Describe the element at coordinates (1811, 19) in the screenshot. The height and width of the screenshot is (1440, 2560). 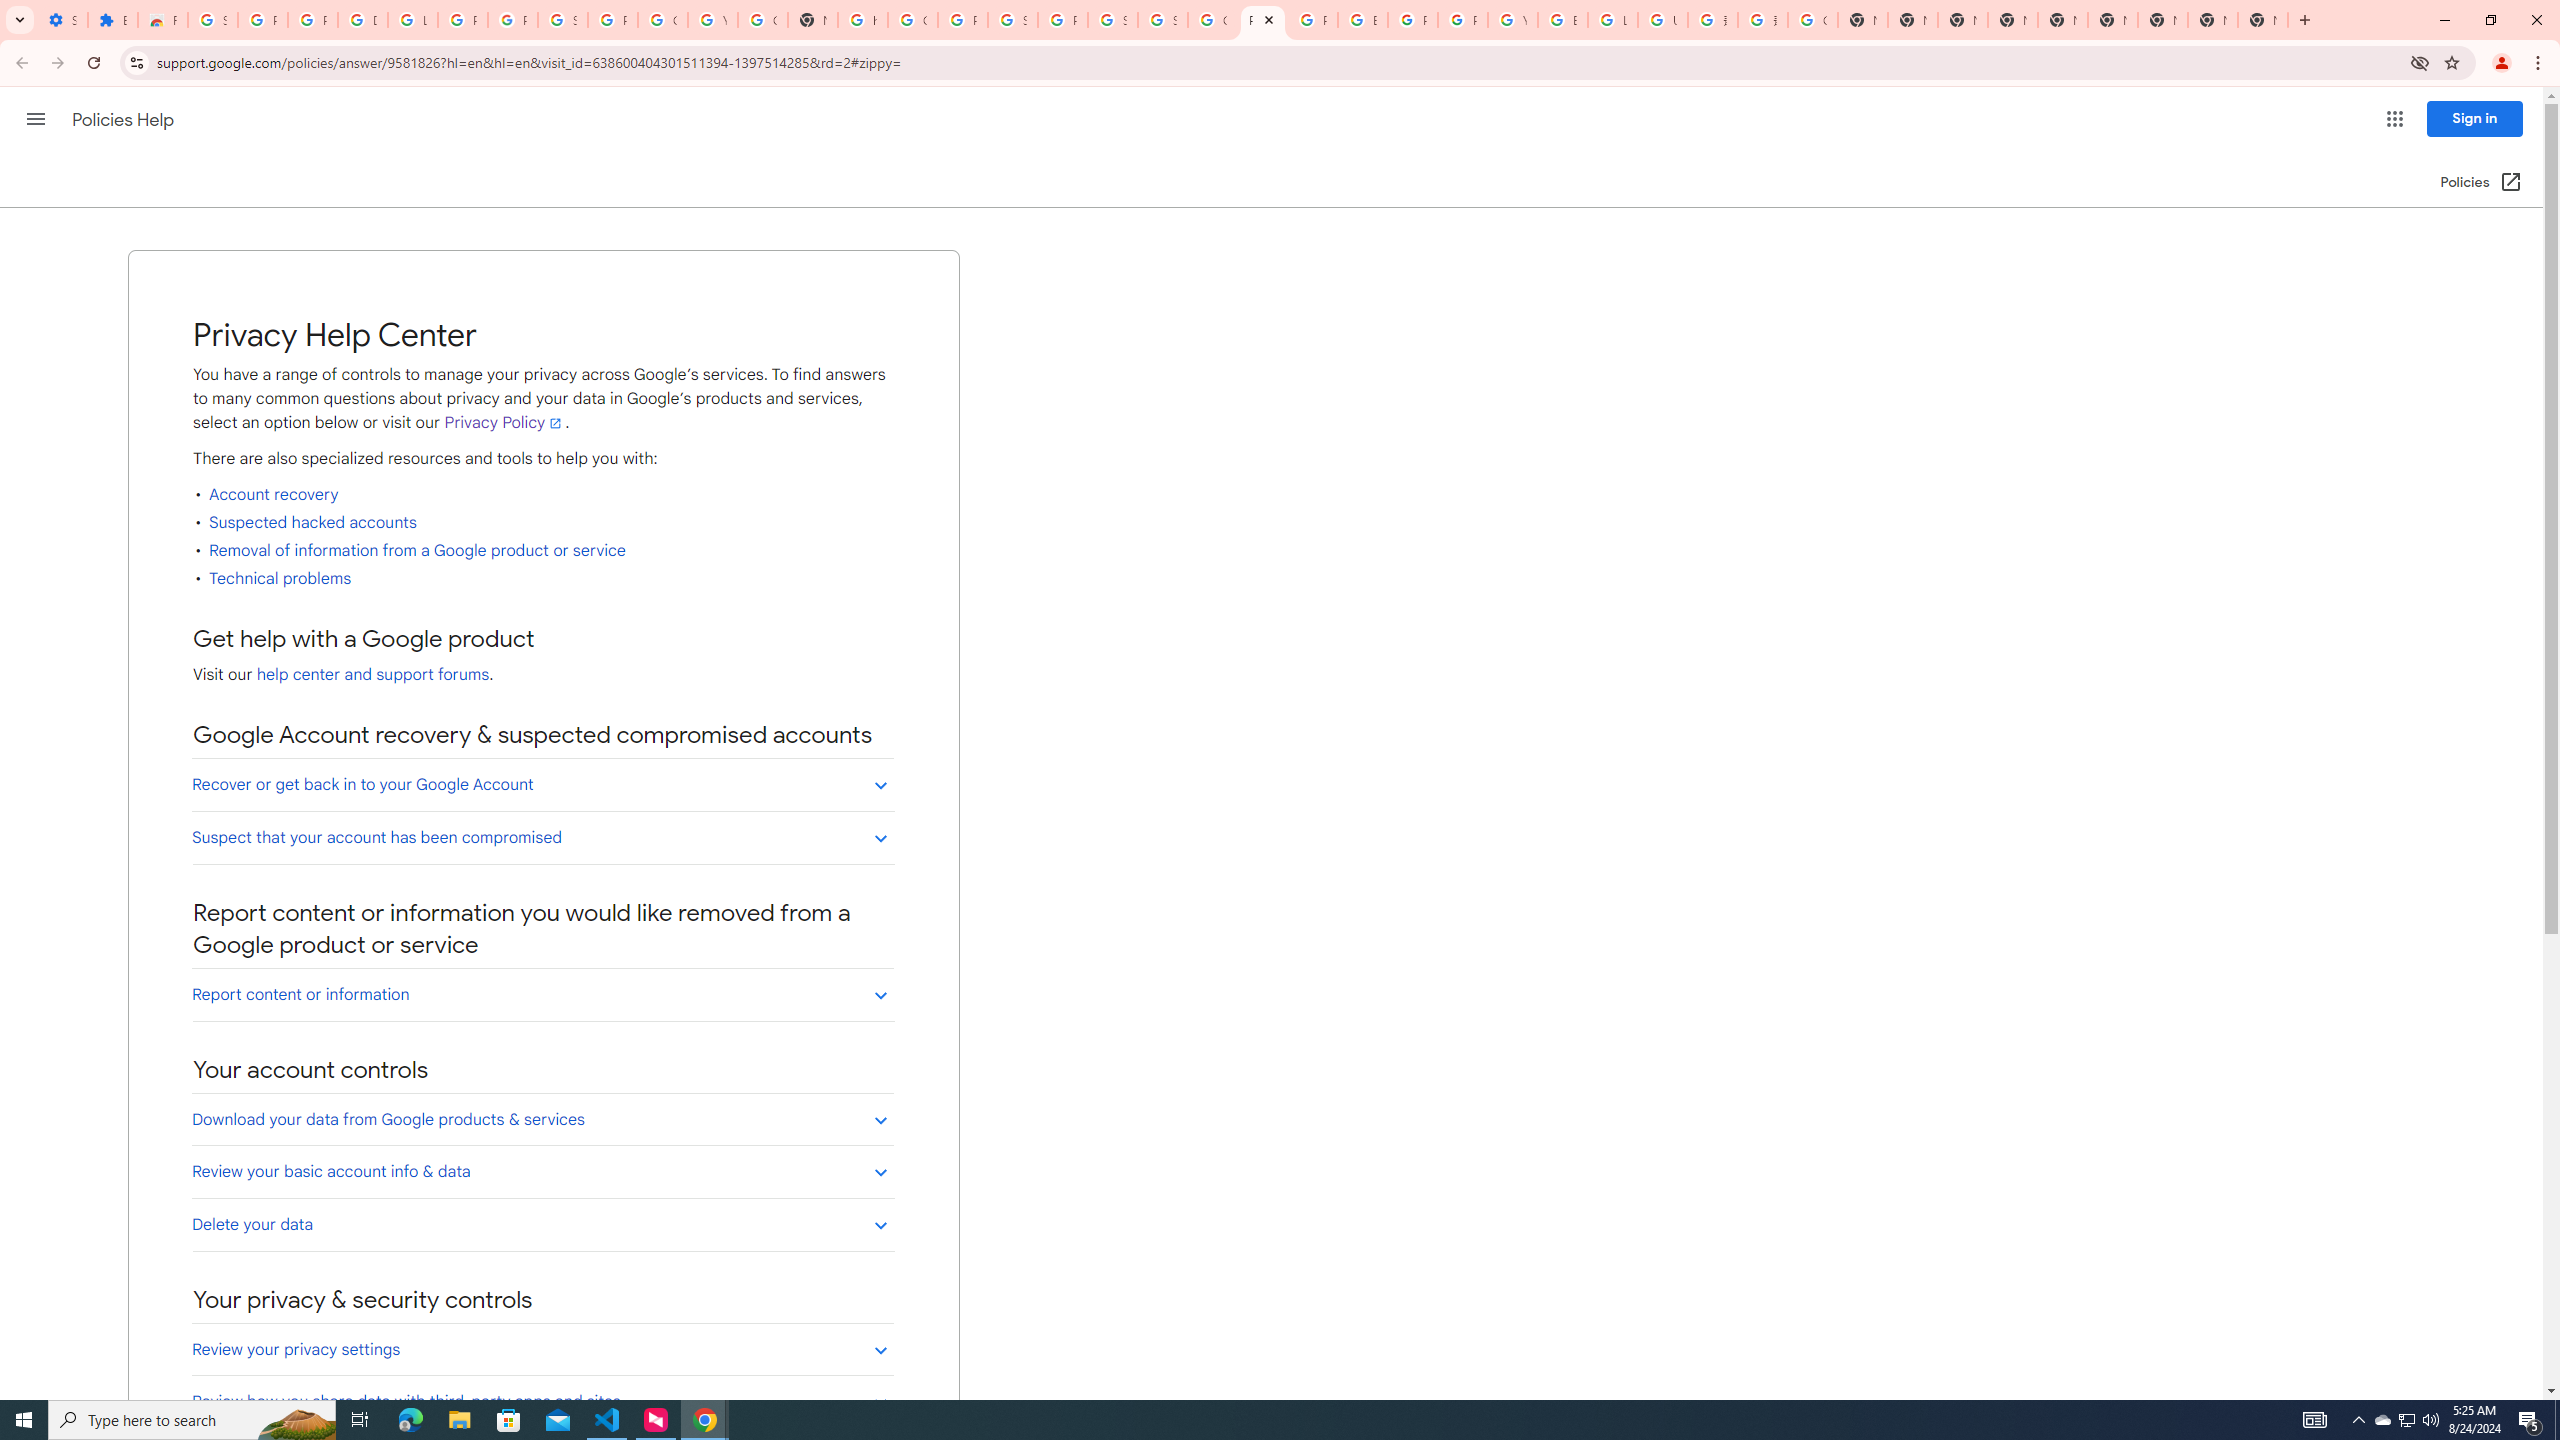
I see `'Google Images'` at that location.